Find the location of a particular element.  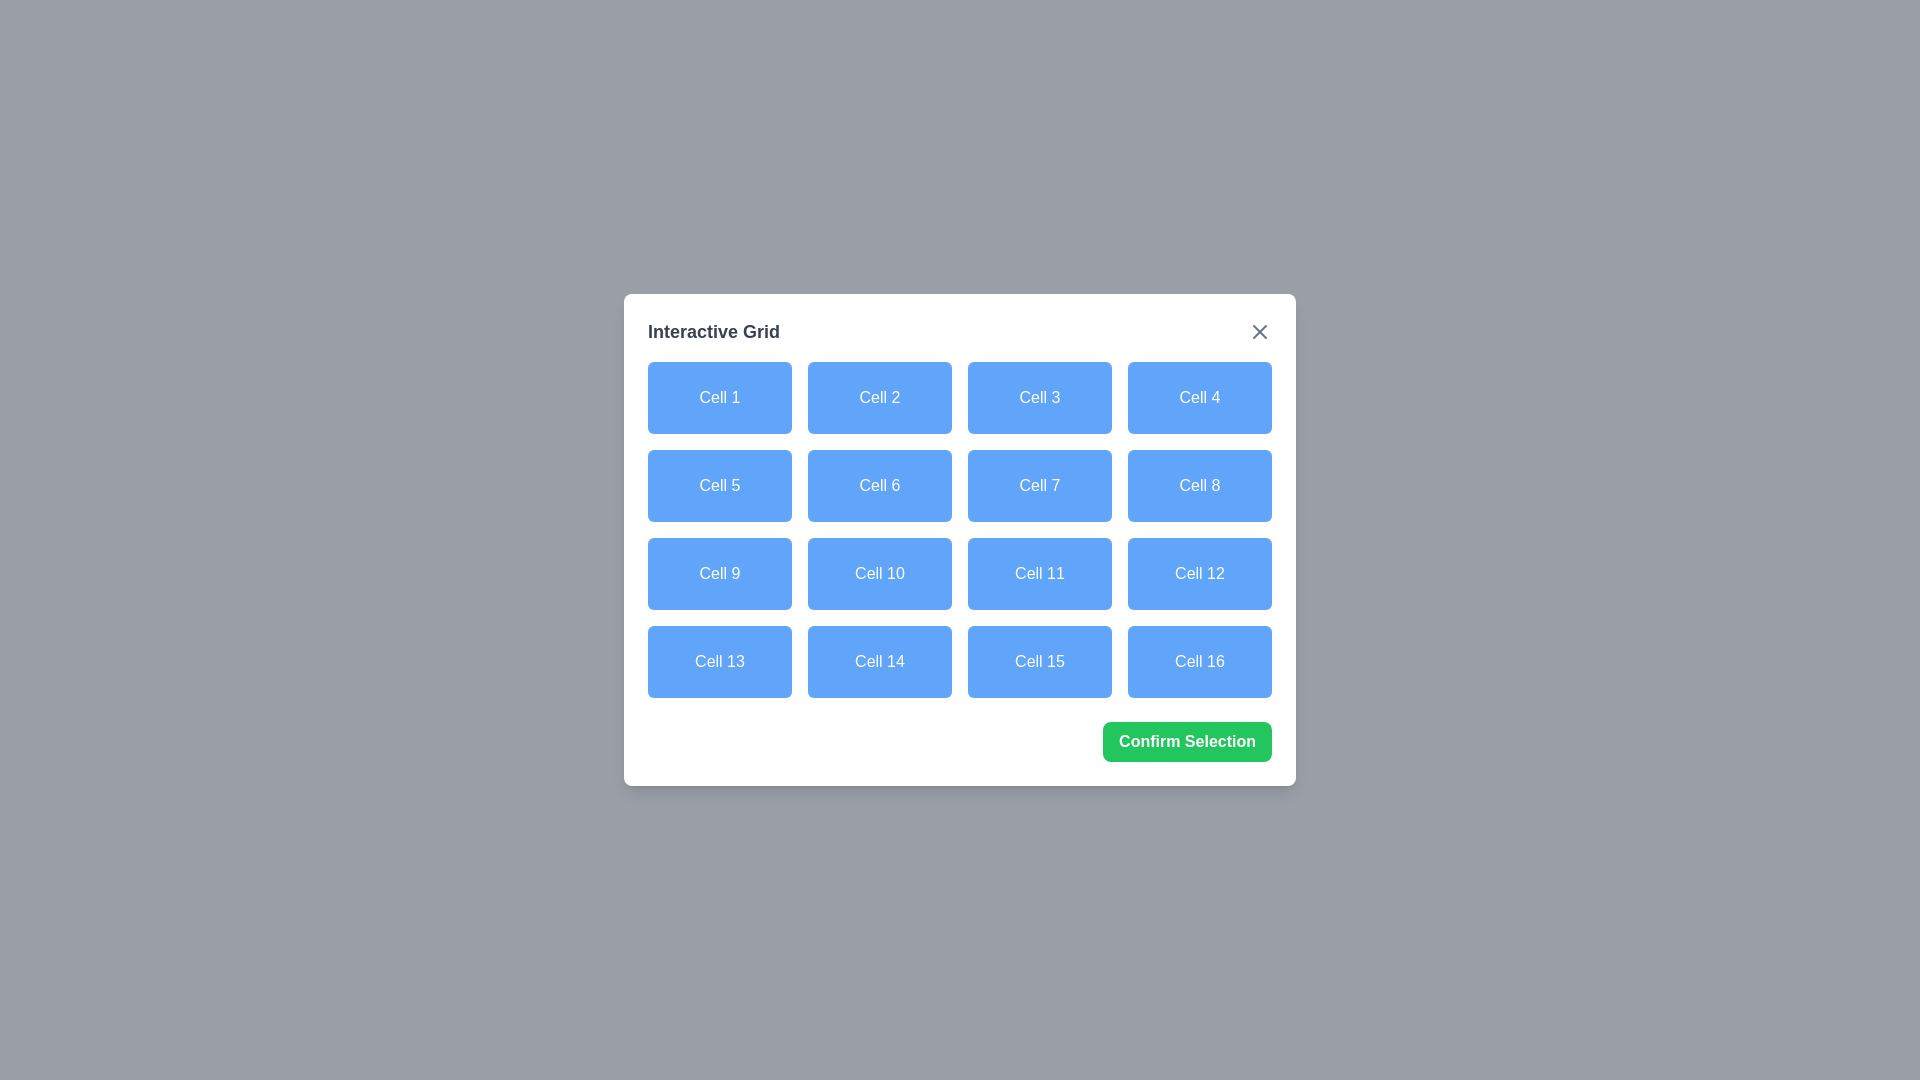

the close button in the top-right corner of the dialog is located at coordinates (1258, 330).